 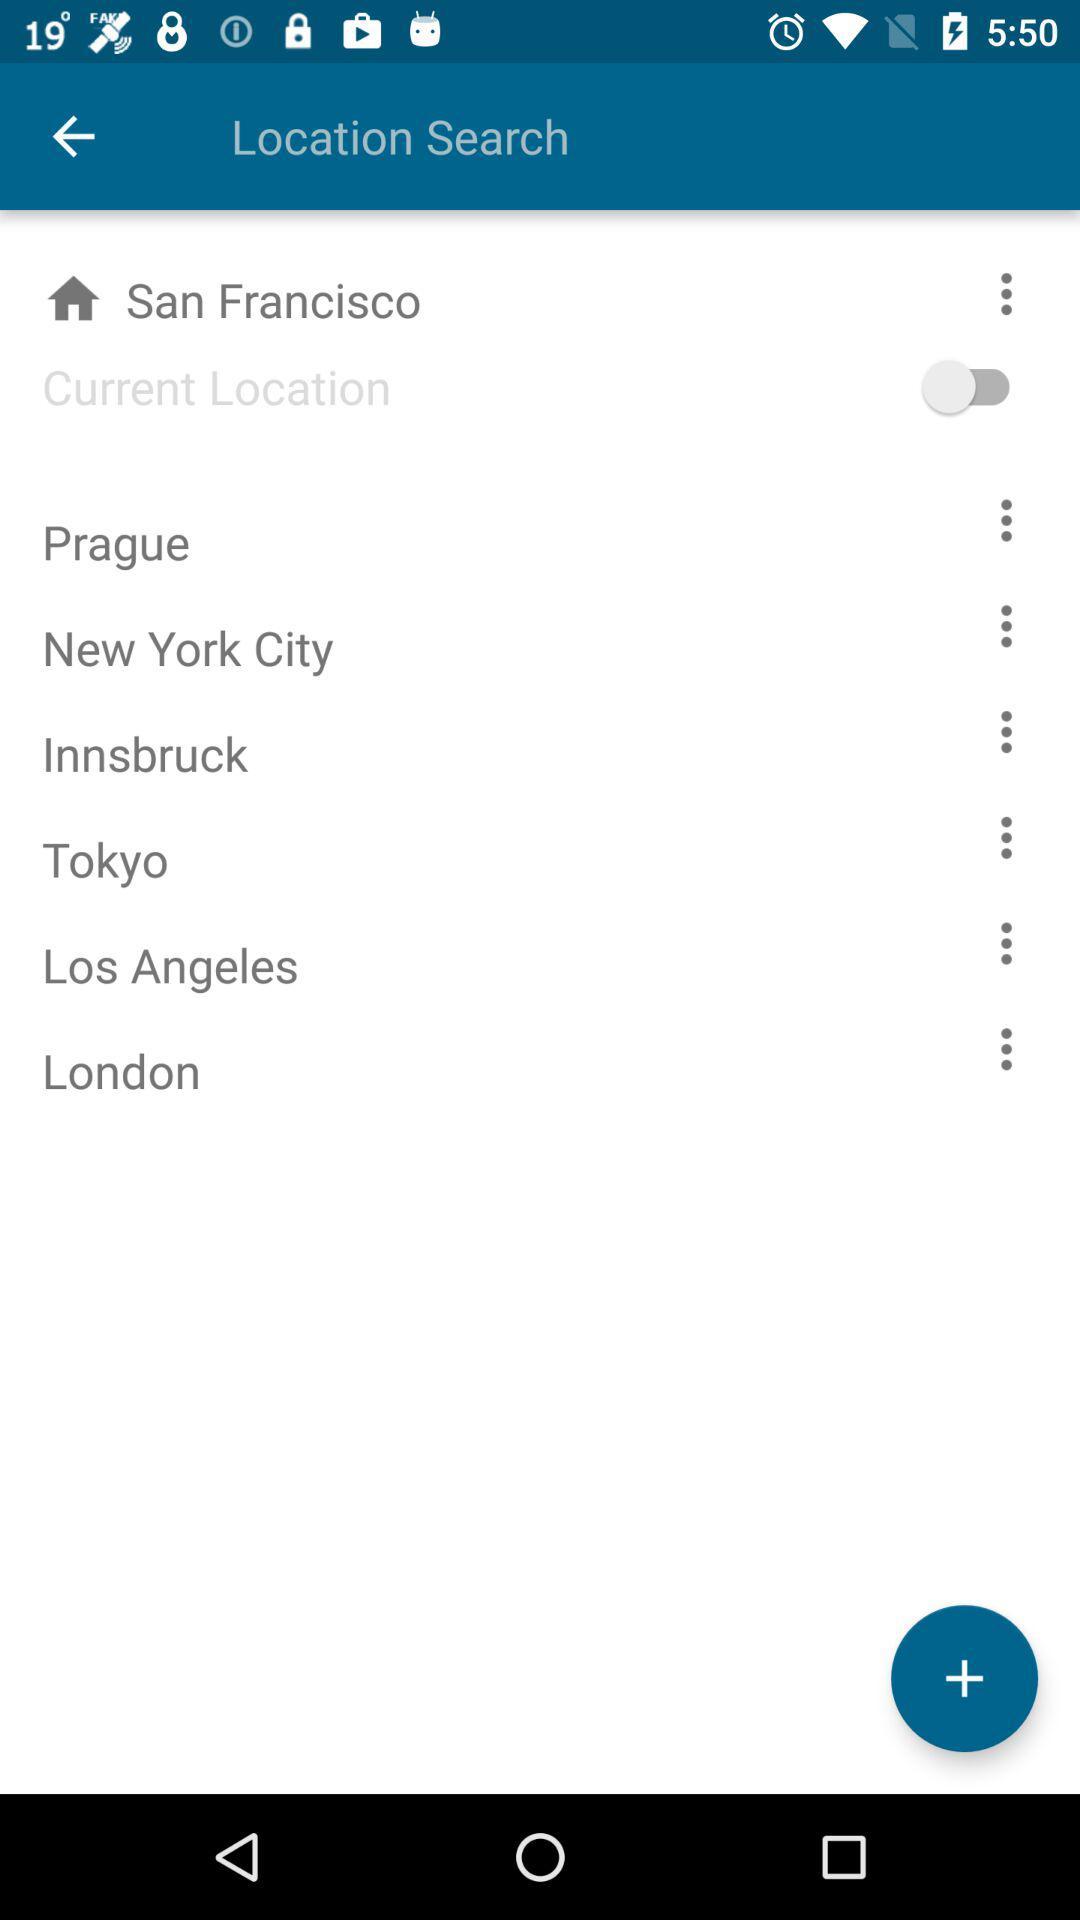 I want to click on the icon at the bottom right corner, so click(x=963, y=1678).